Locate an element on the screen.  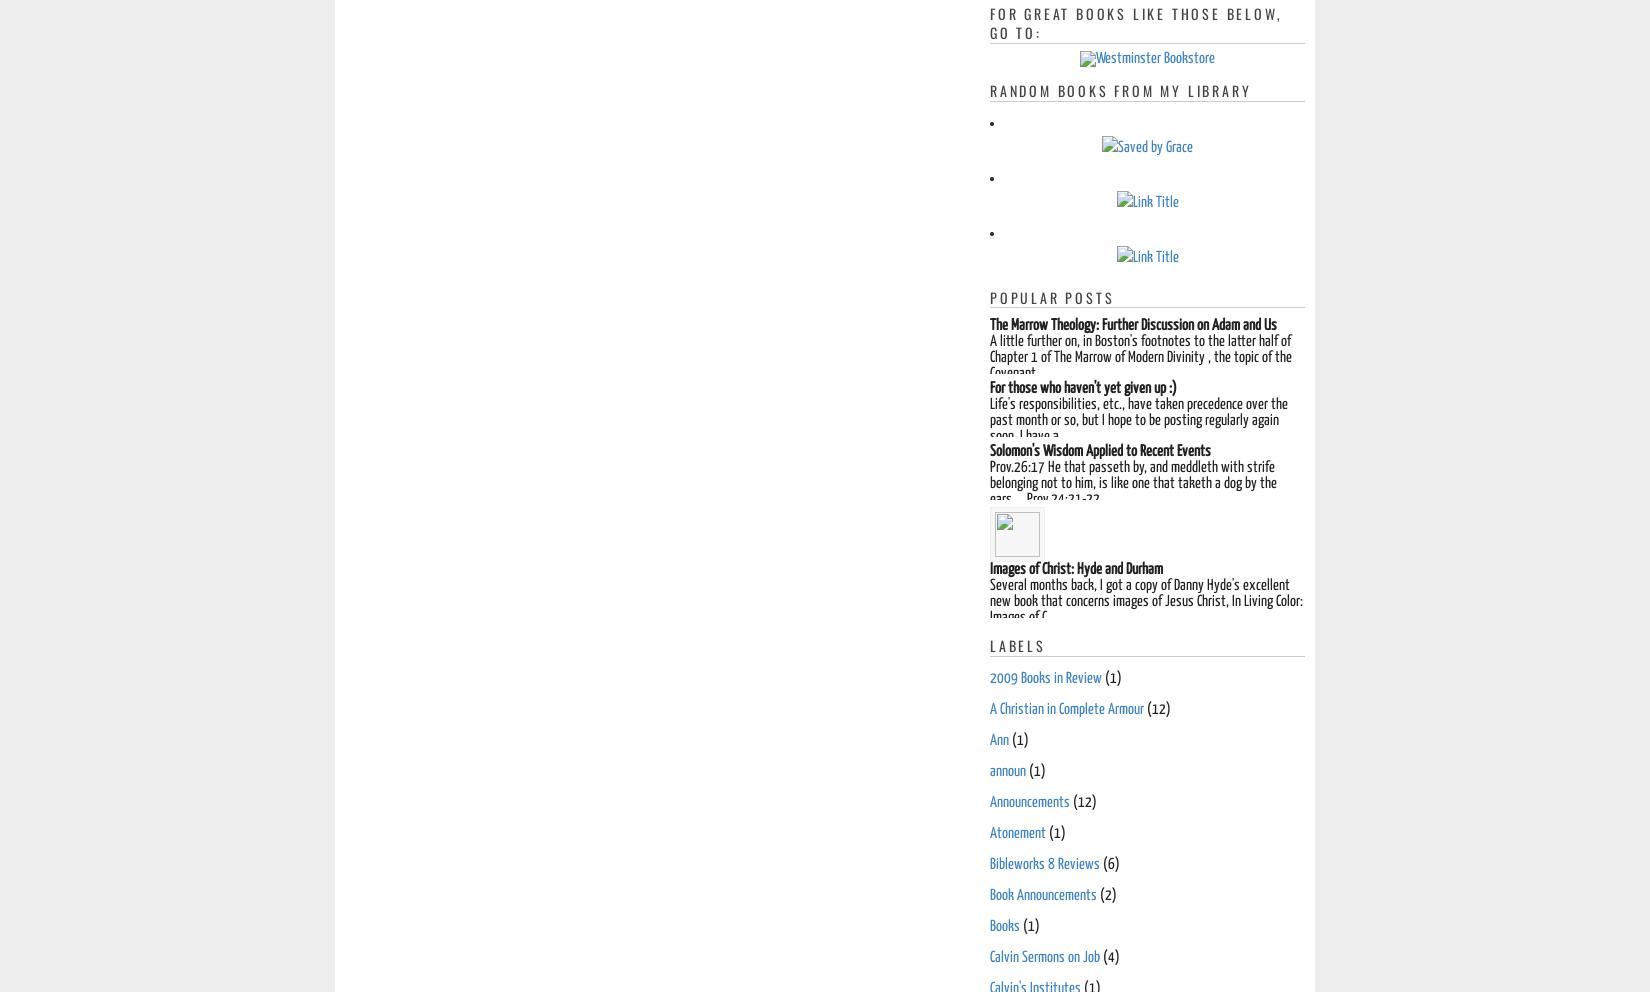
'Announcements' is located at coordinates (1029, 801).